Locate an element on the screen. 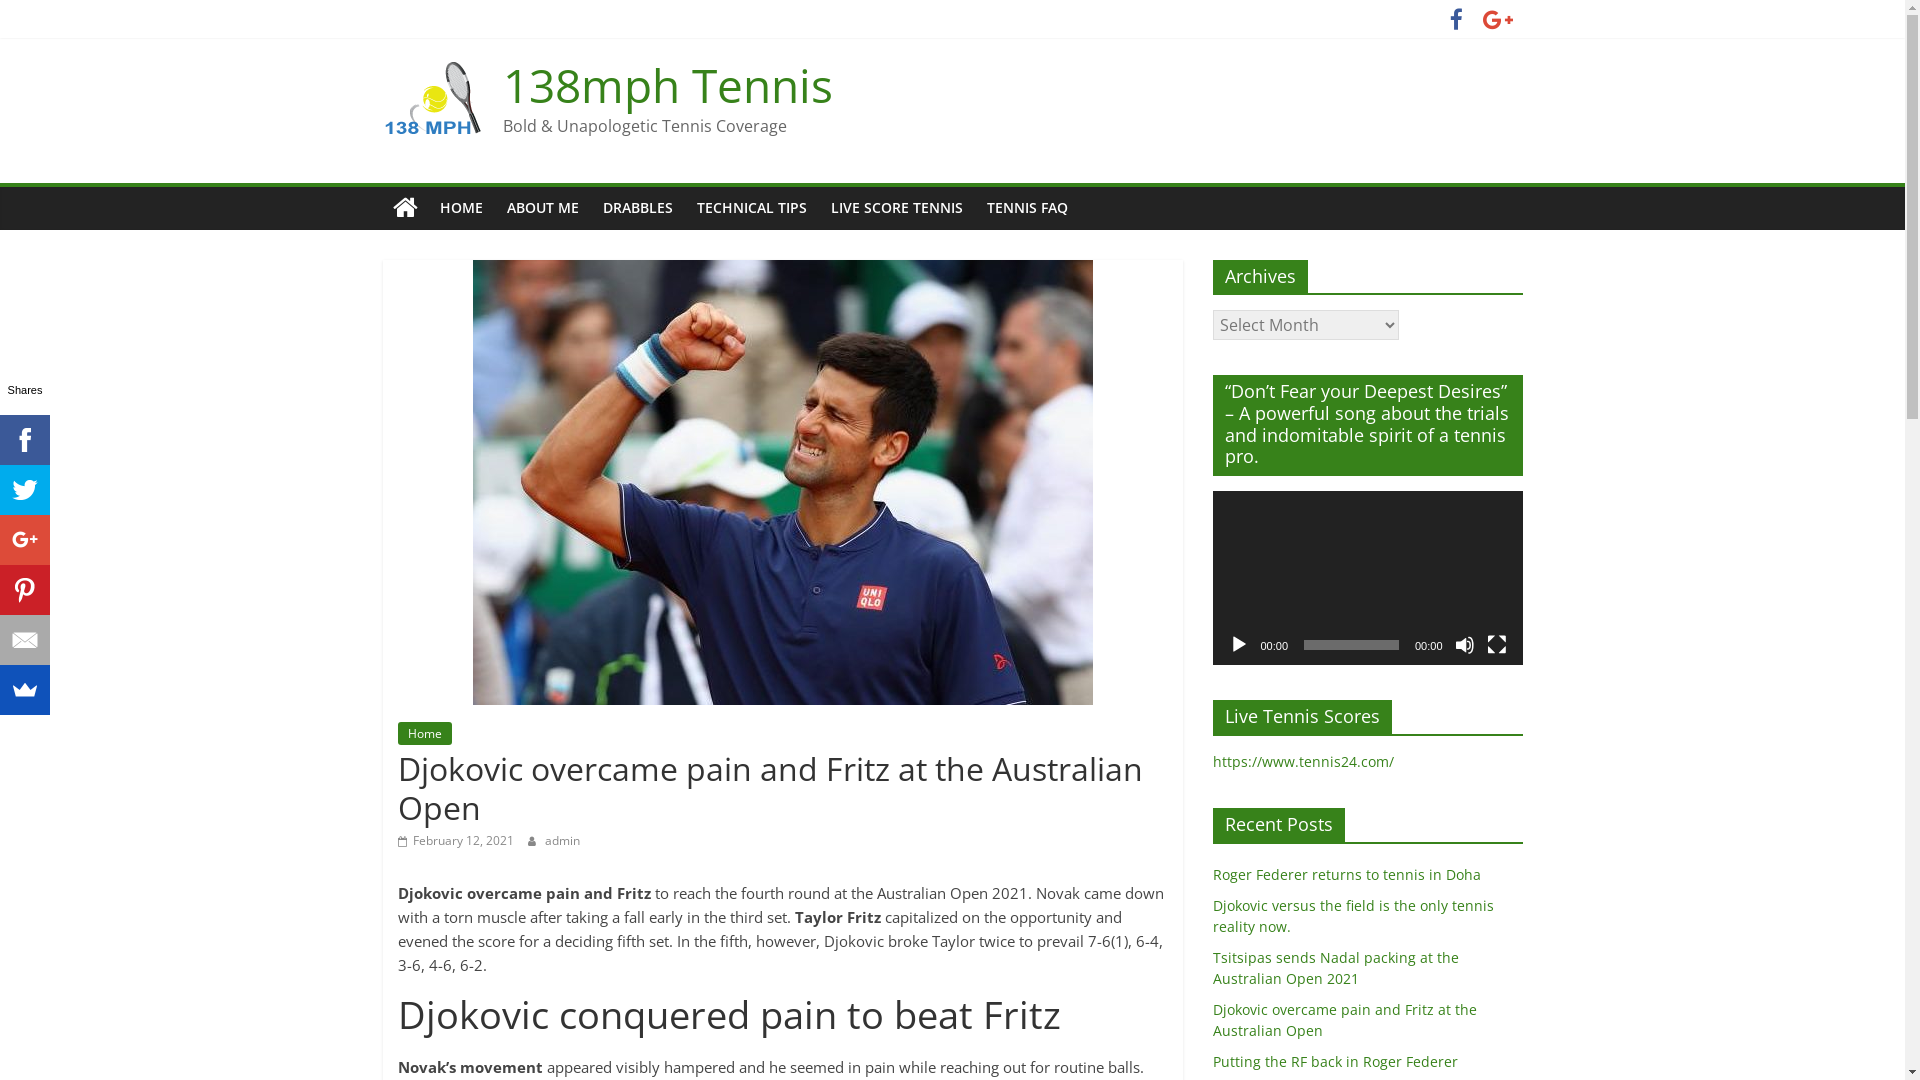 This screenshot has width=1920, height=1080. '138mph Tennis' is located at coordinates (667, 83).